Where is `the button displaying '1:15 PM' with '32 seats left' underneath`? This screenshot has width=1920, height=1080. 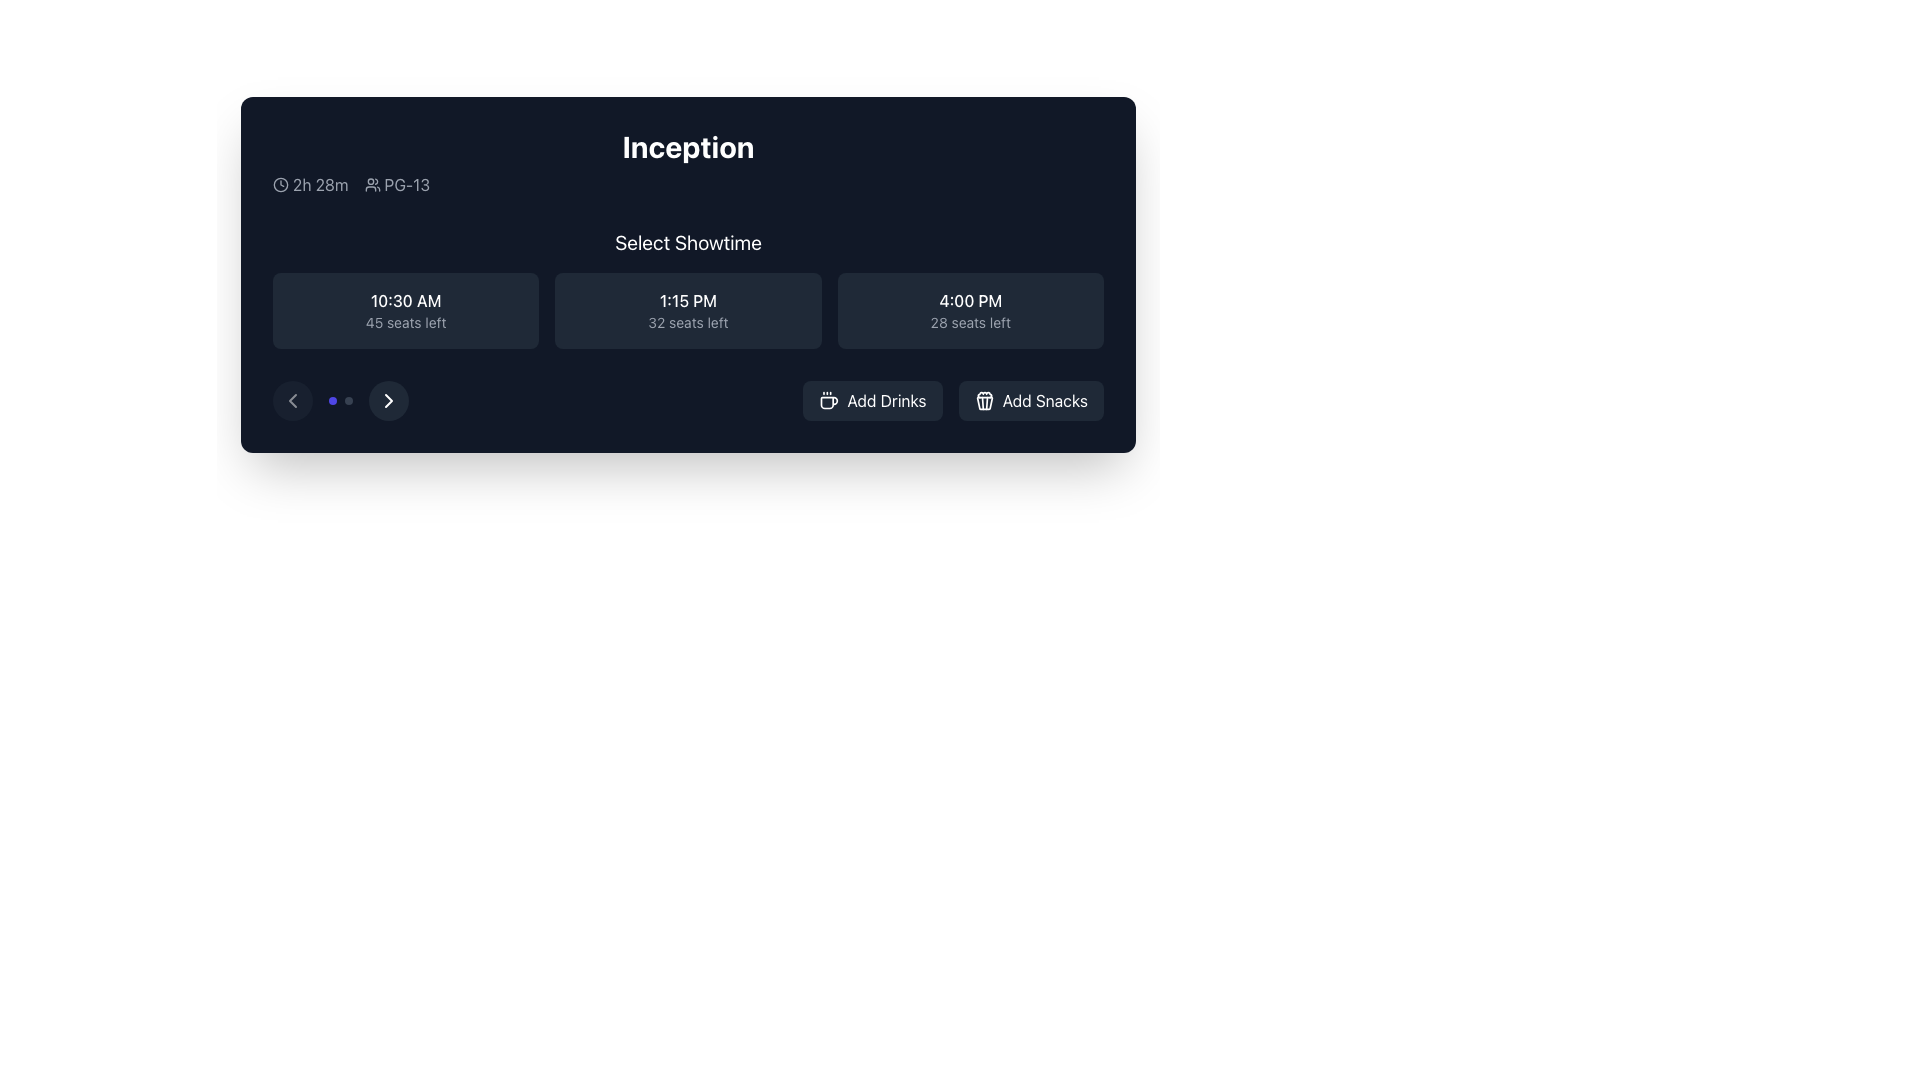
the button displaying '1:15 PM' with '32 seats left' underneath is located at coordinates (688, 311).